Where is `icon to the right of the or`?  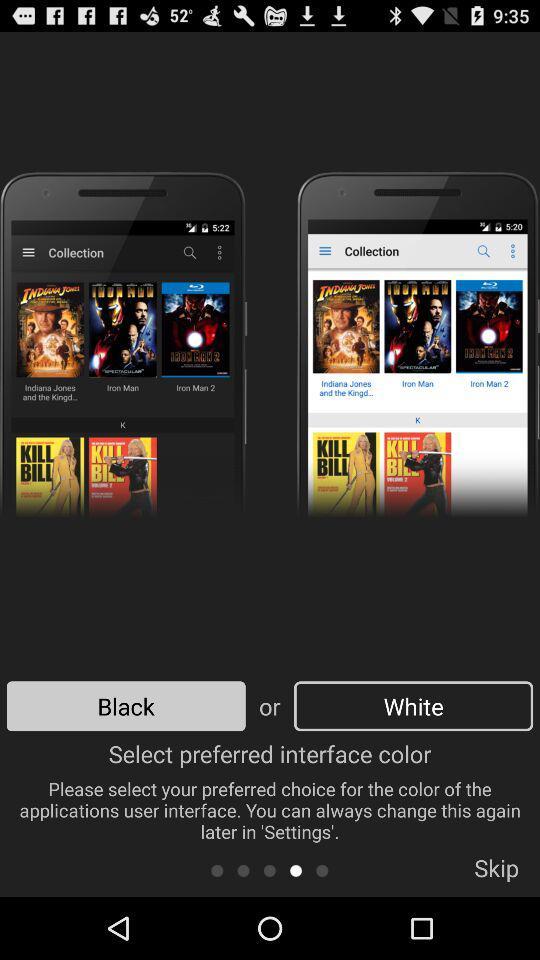
icon to the right of the or is located at coordinates (412, 706).